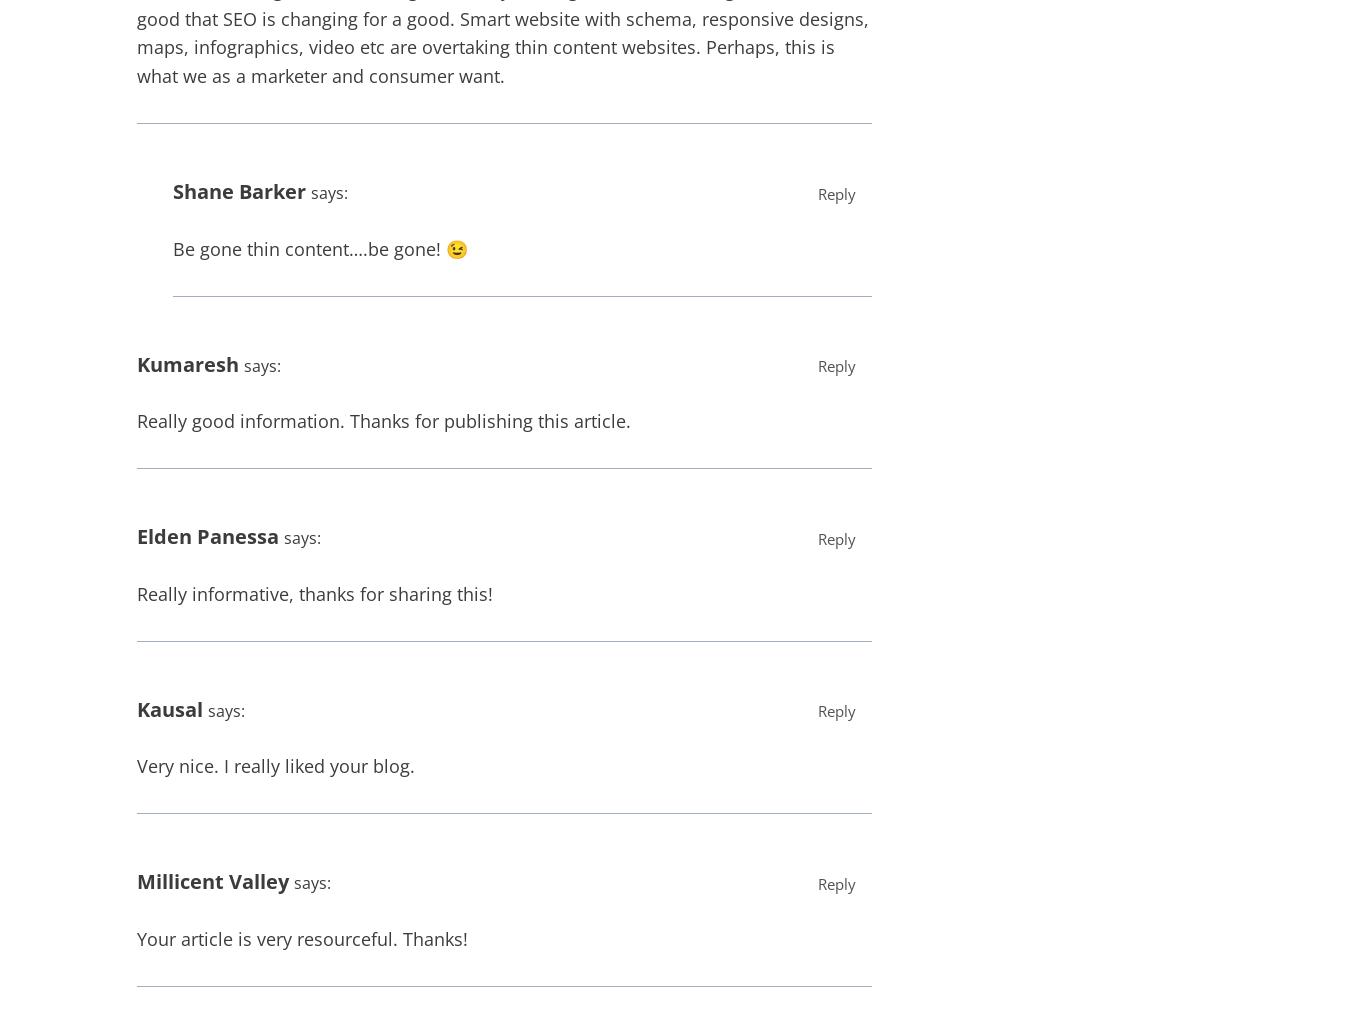 Image resolution: width=1366 pixels, height=1016 pixels. What do you see at coordinates (320, 248) in the screenshot?
I see `'Be gone thin content….be gone! 😉'` at bounding box center [320, 248].